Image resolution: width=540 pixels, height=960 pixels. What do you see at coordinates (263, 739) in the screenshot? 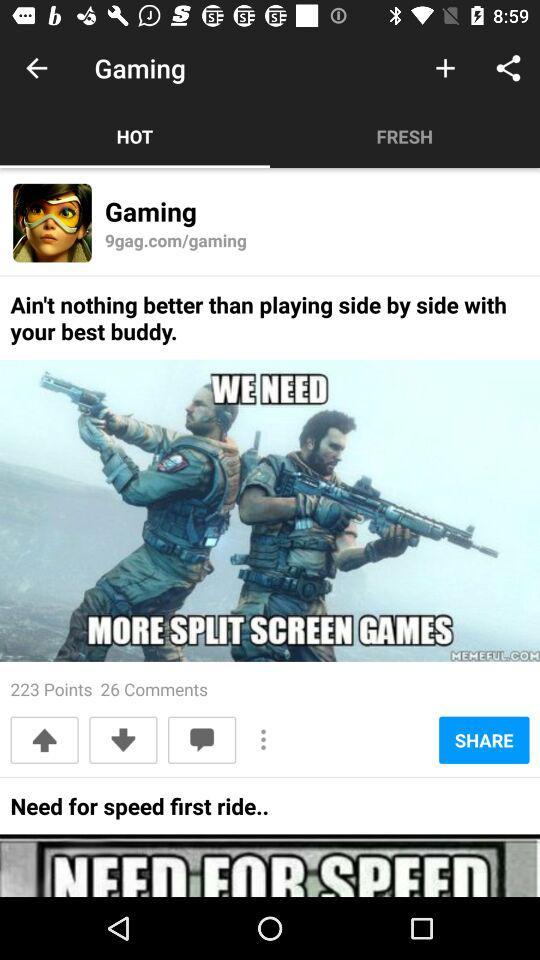
I see `the icon next to share item` at bounding box center [263, 739].